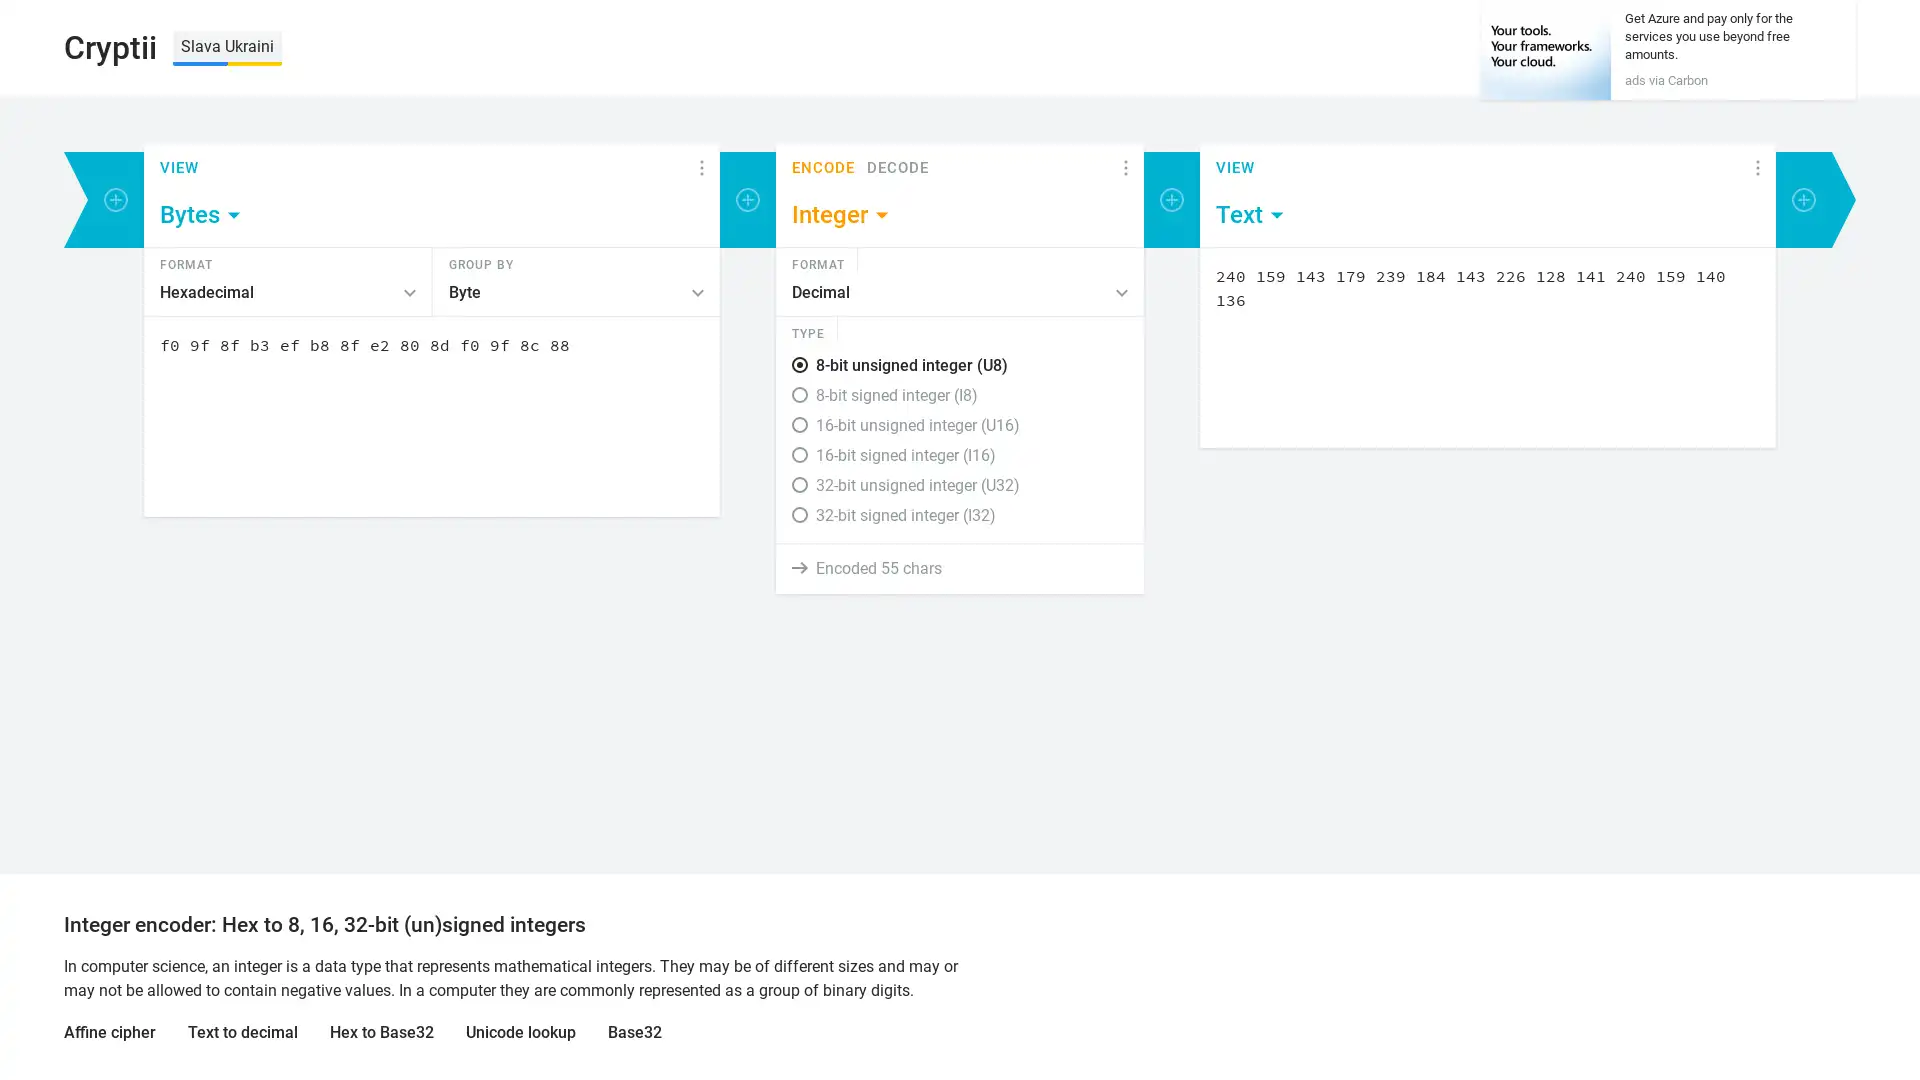  What do you see at coordinates (1171, 200) in the screenshot?
I see `Add encoder or viewer` at bounding box center [1171, 200].